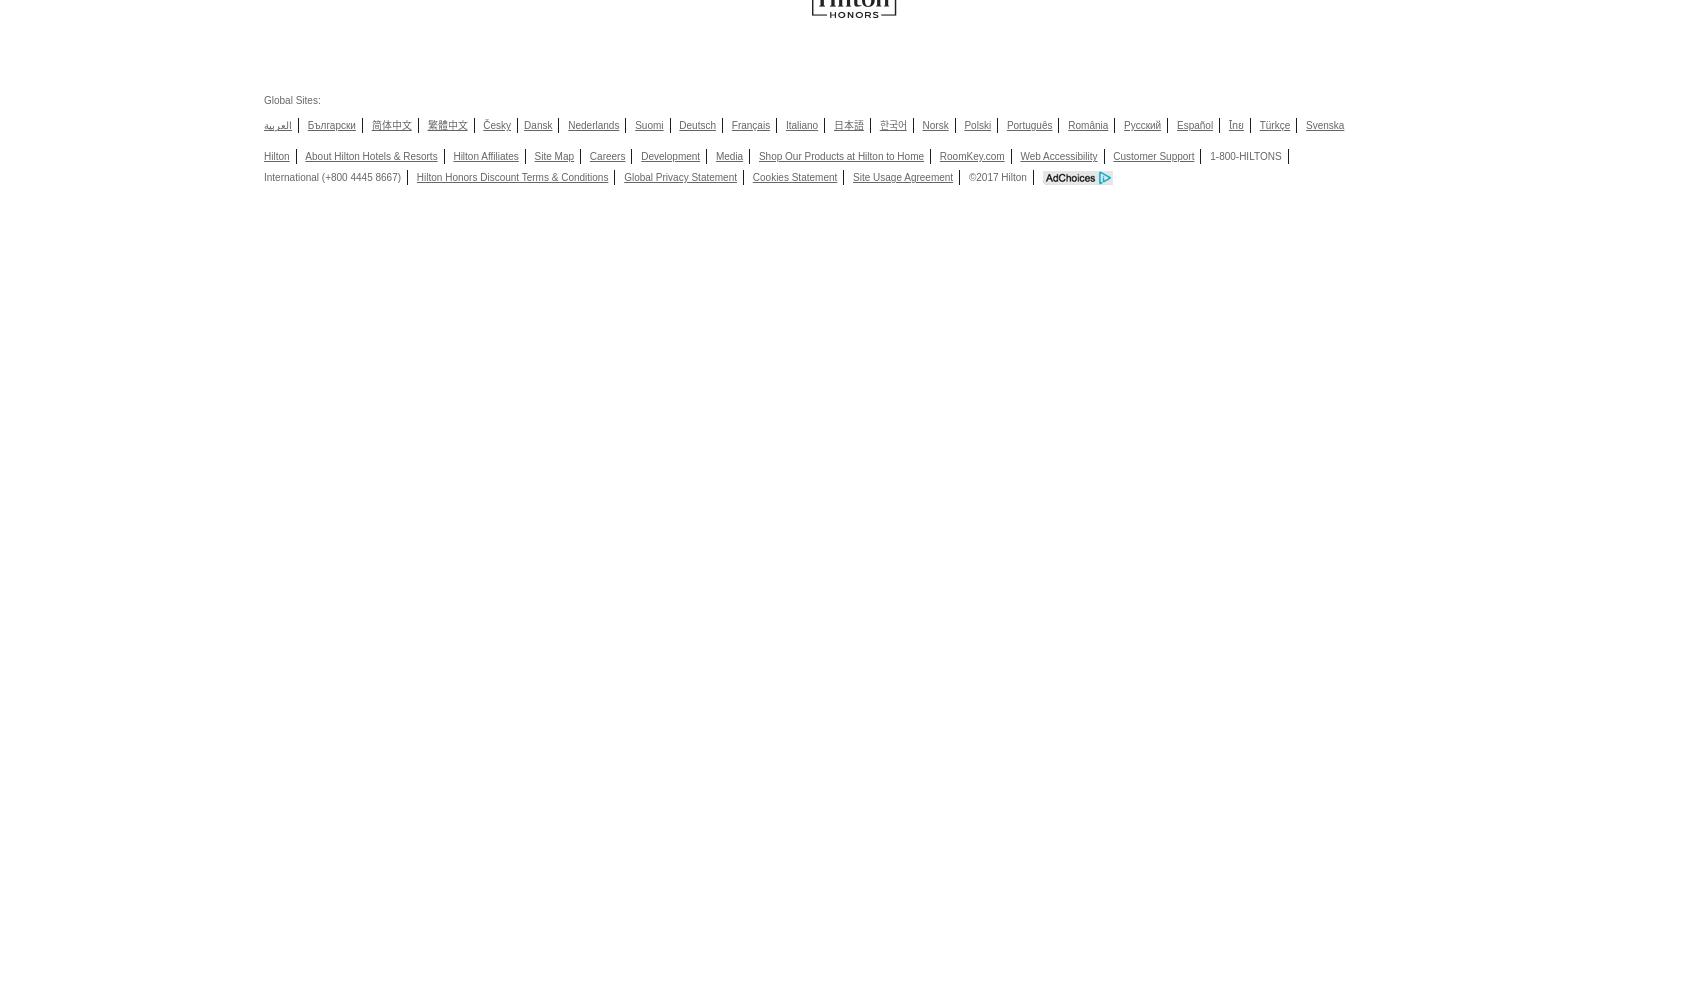  I want to click on 'Português', so click(1029, 125).